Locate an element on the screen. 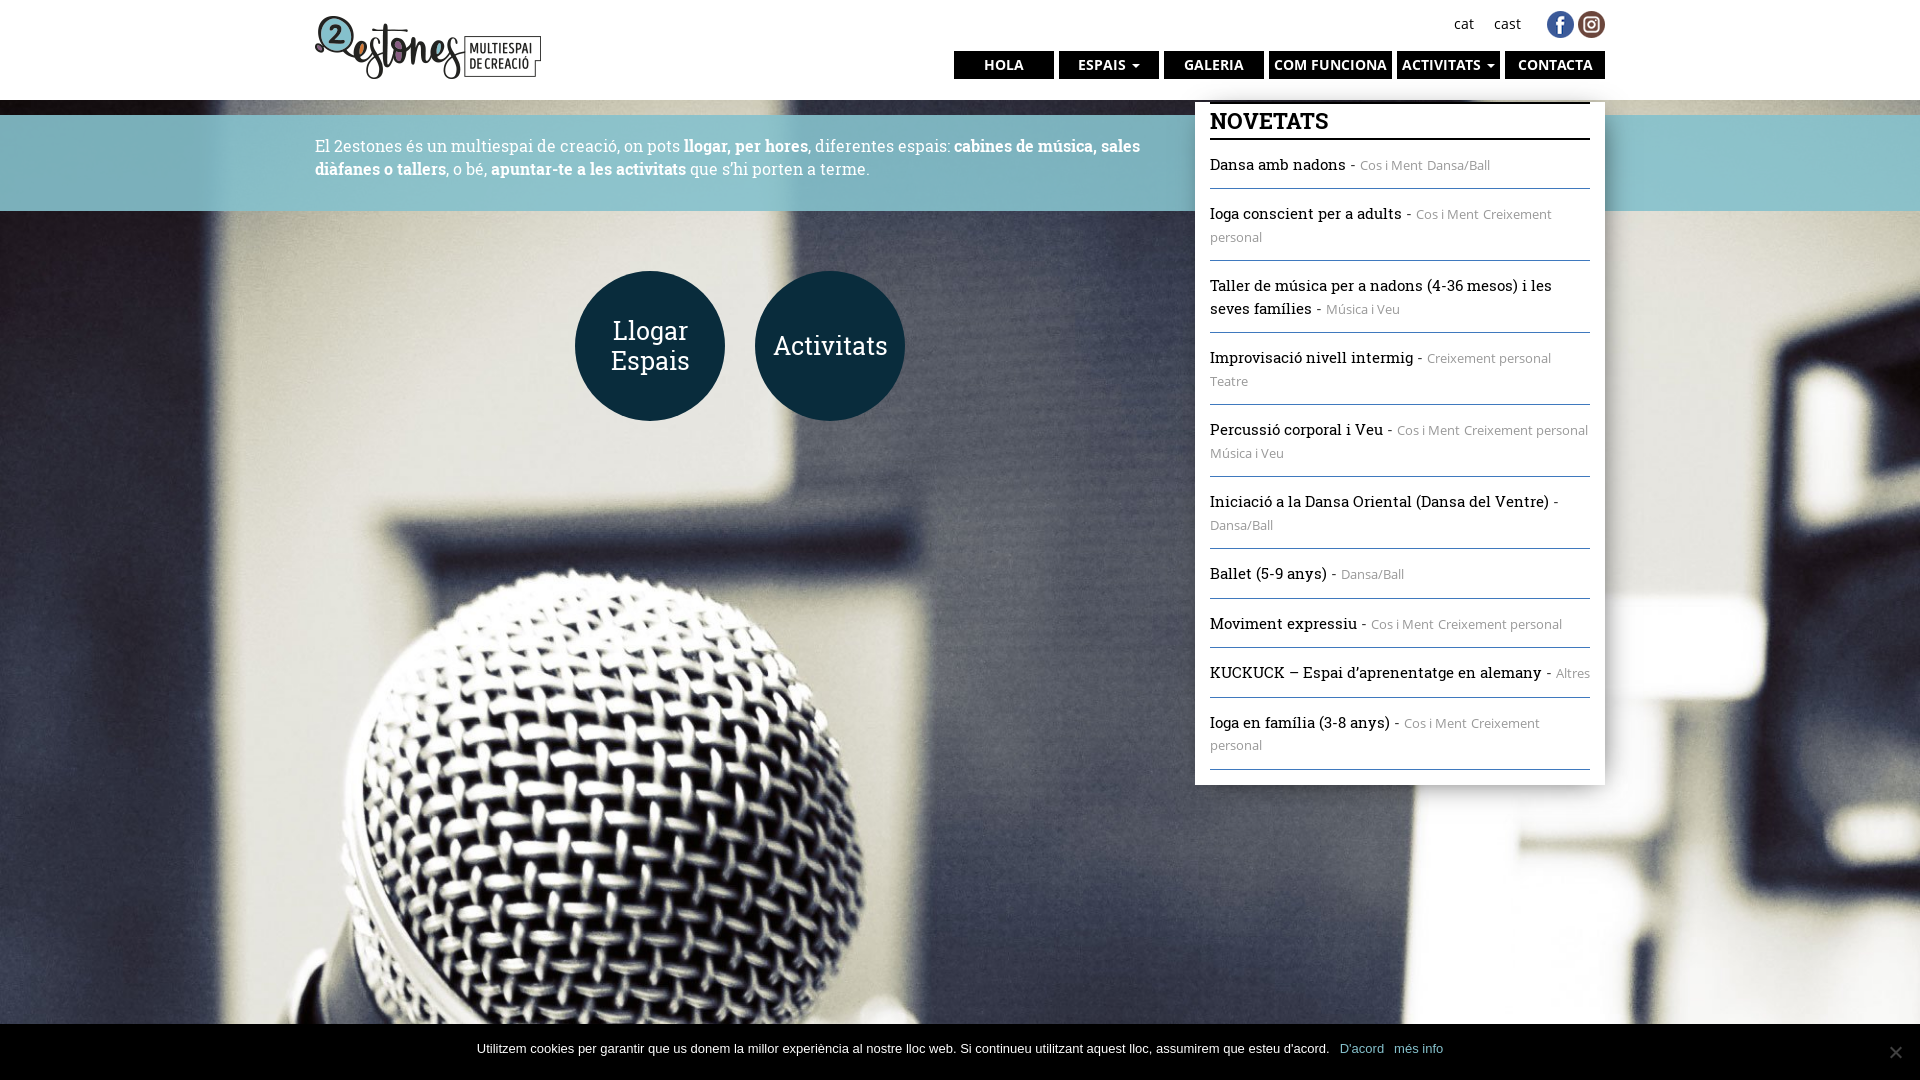 This screenshot has height=1080, width=1920. 'Ioga conscient per a adults' is located at coordinates (1305, 212).